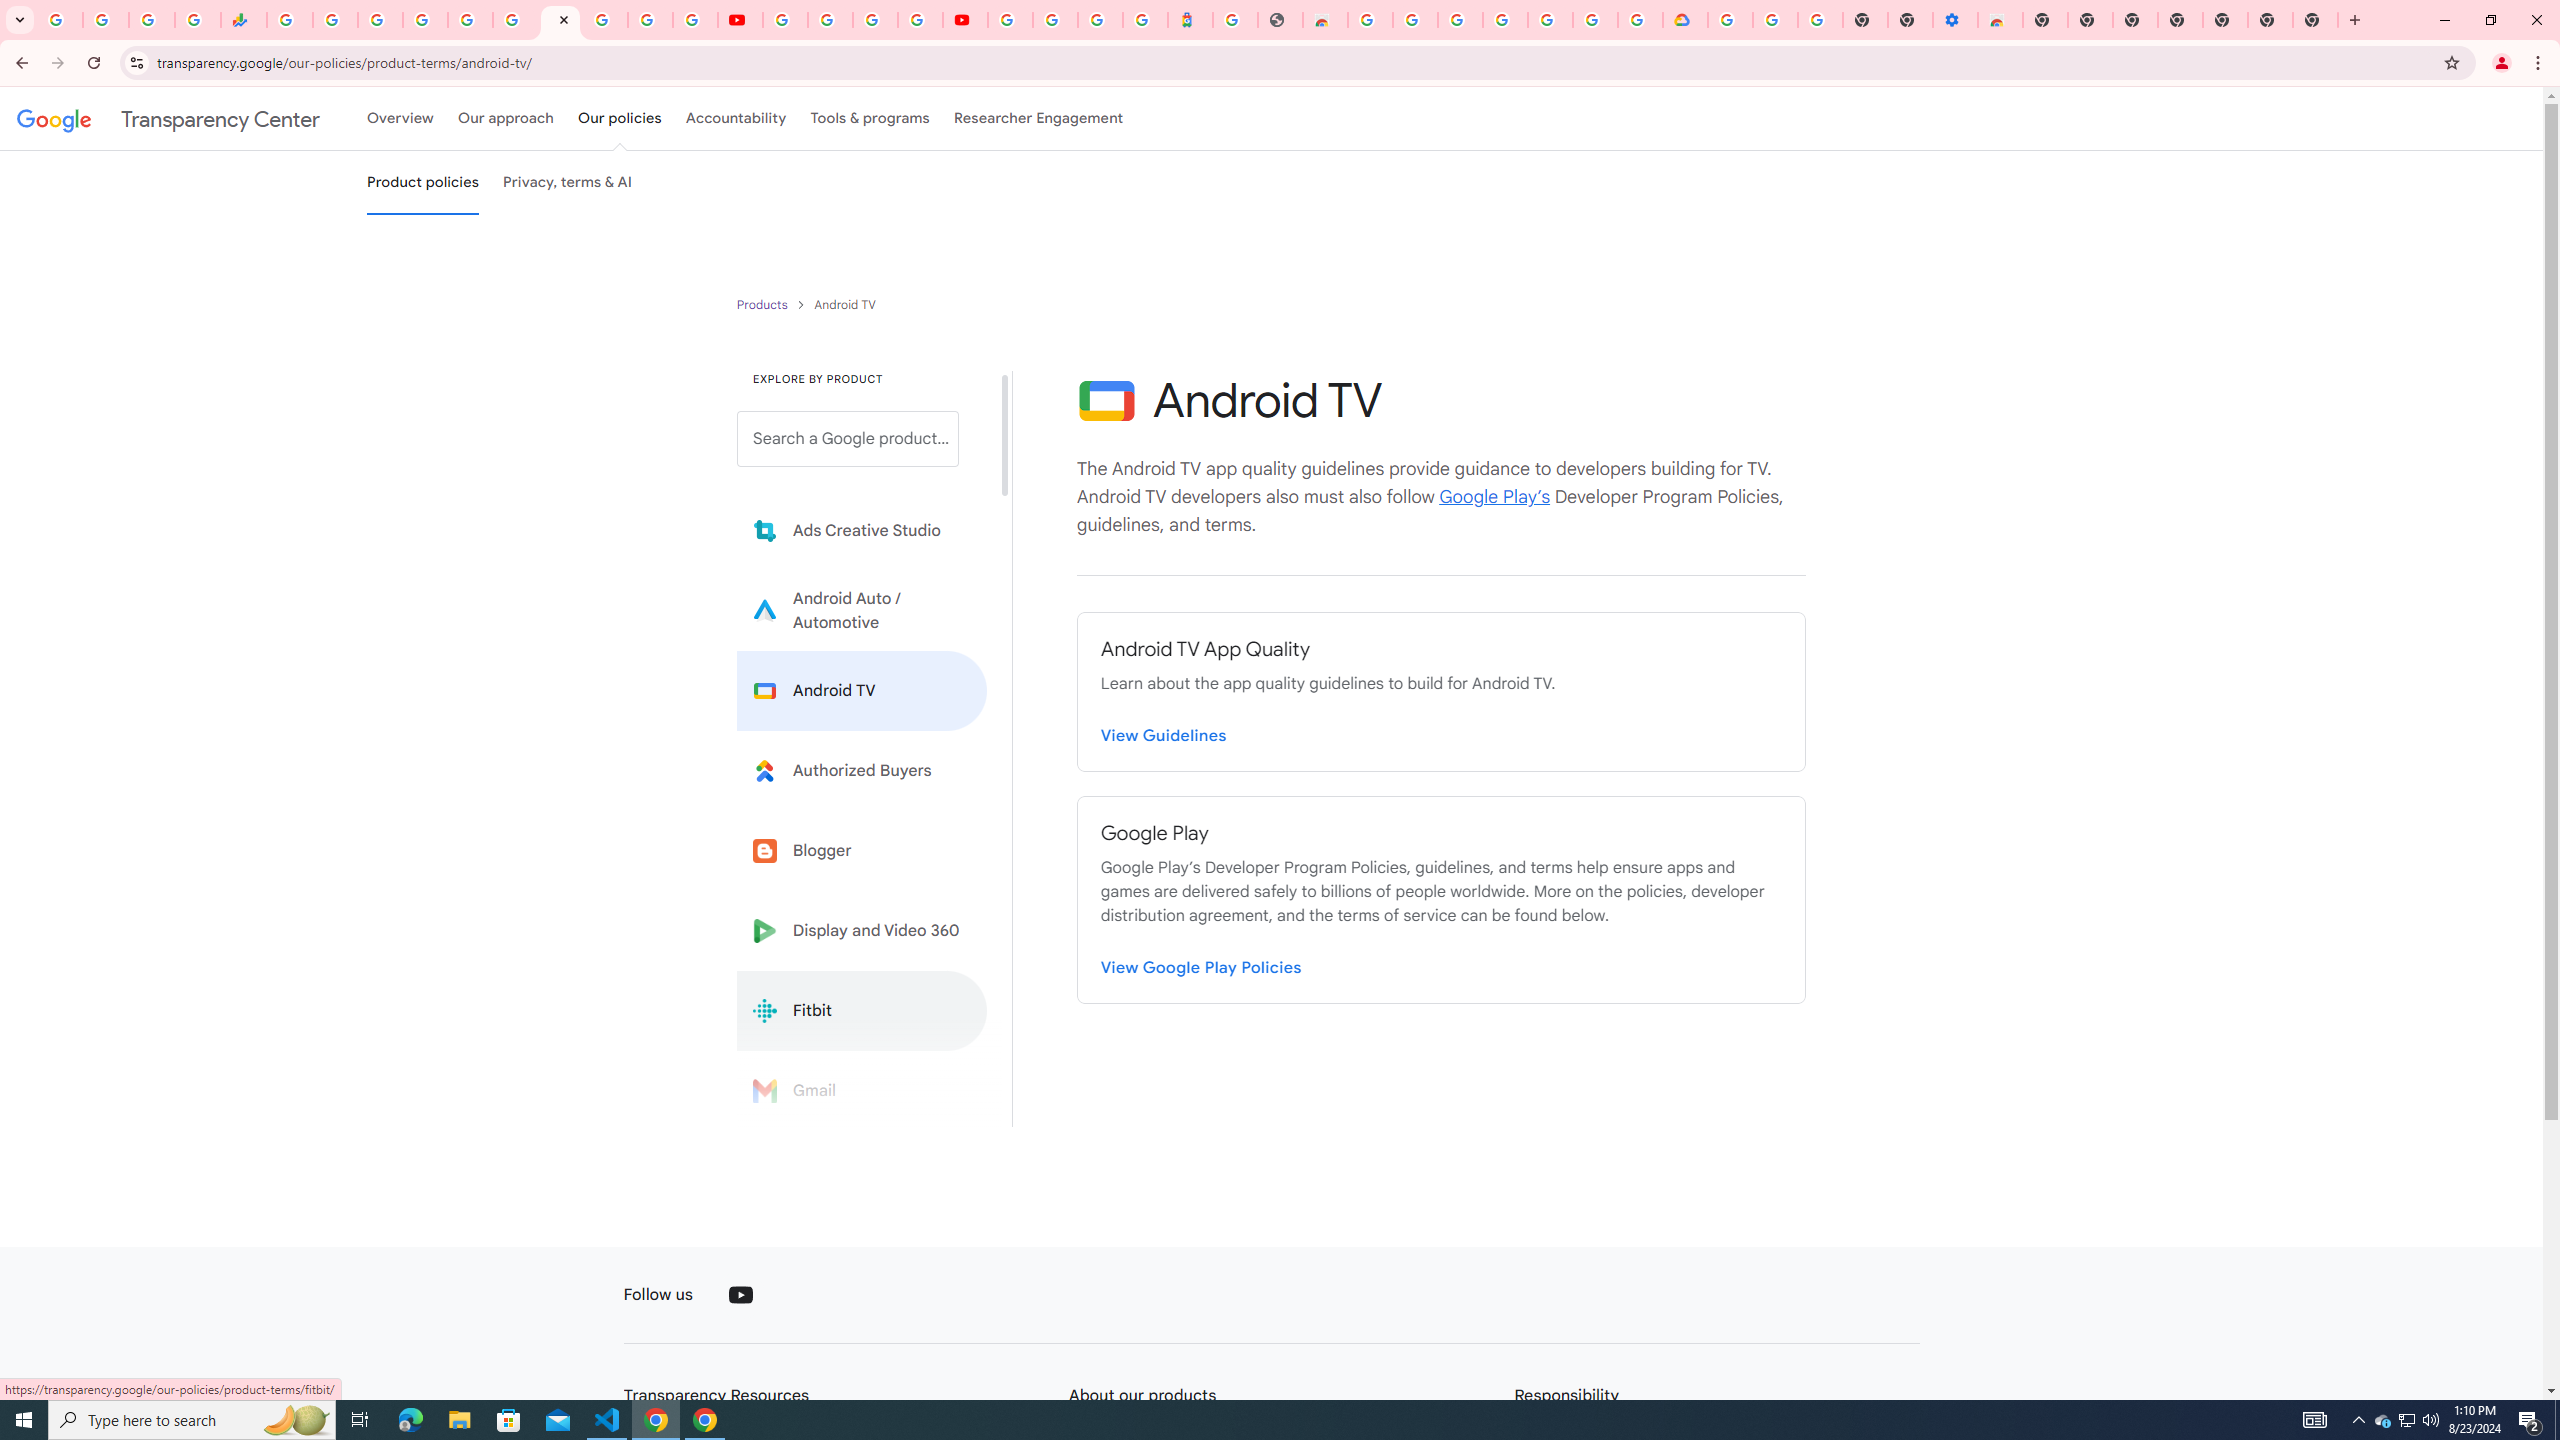  I want to click on 'New Tab', so click(2225, 19).